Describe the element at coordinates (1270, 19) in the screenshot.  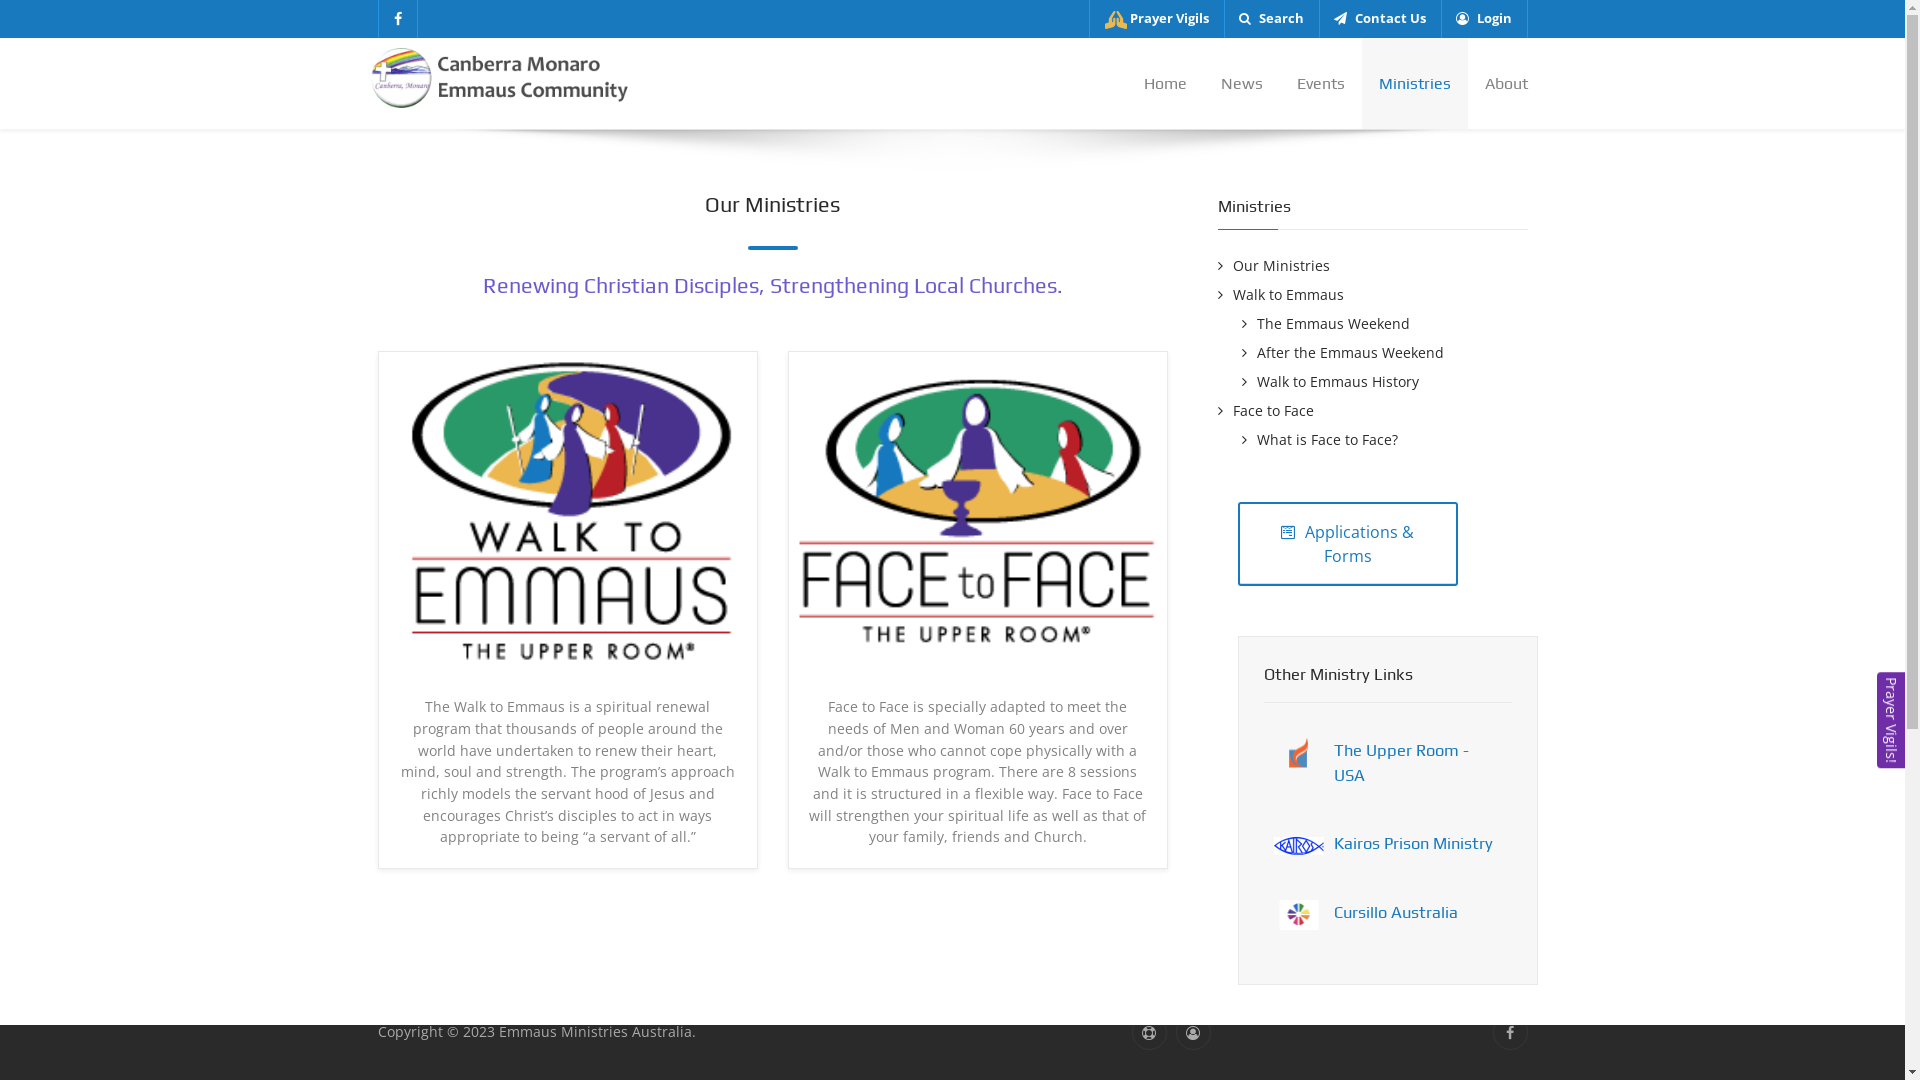
I see `'Search'` at that location.